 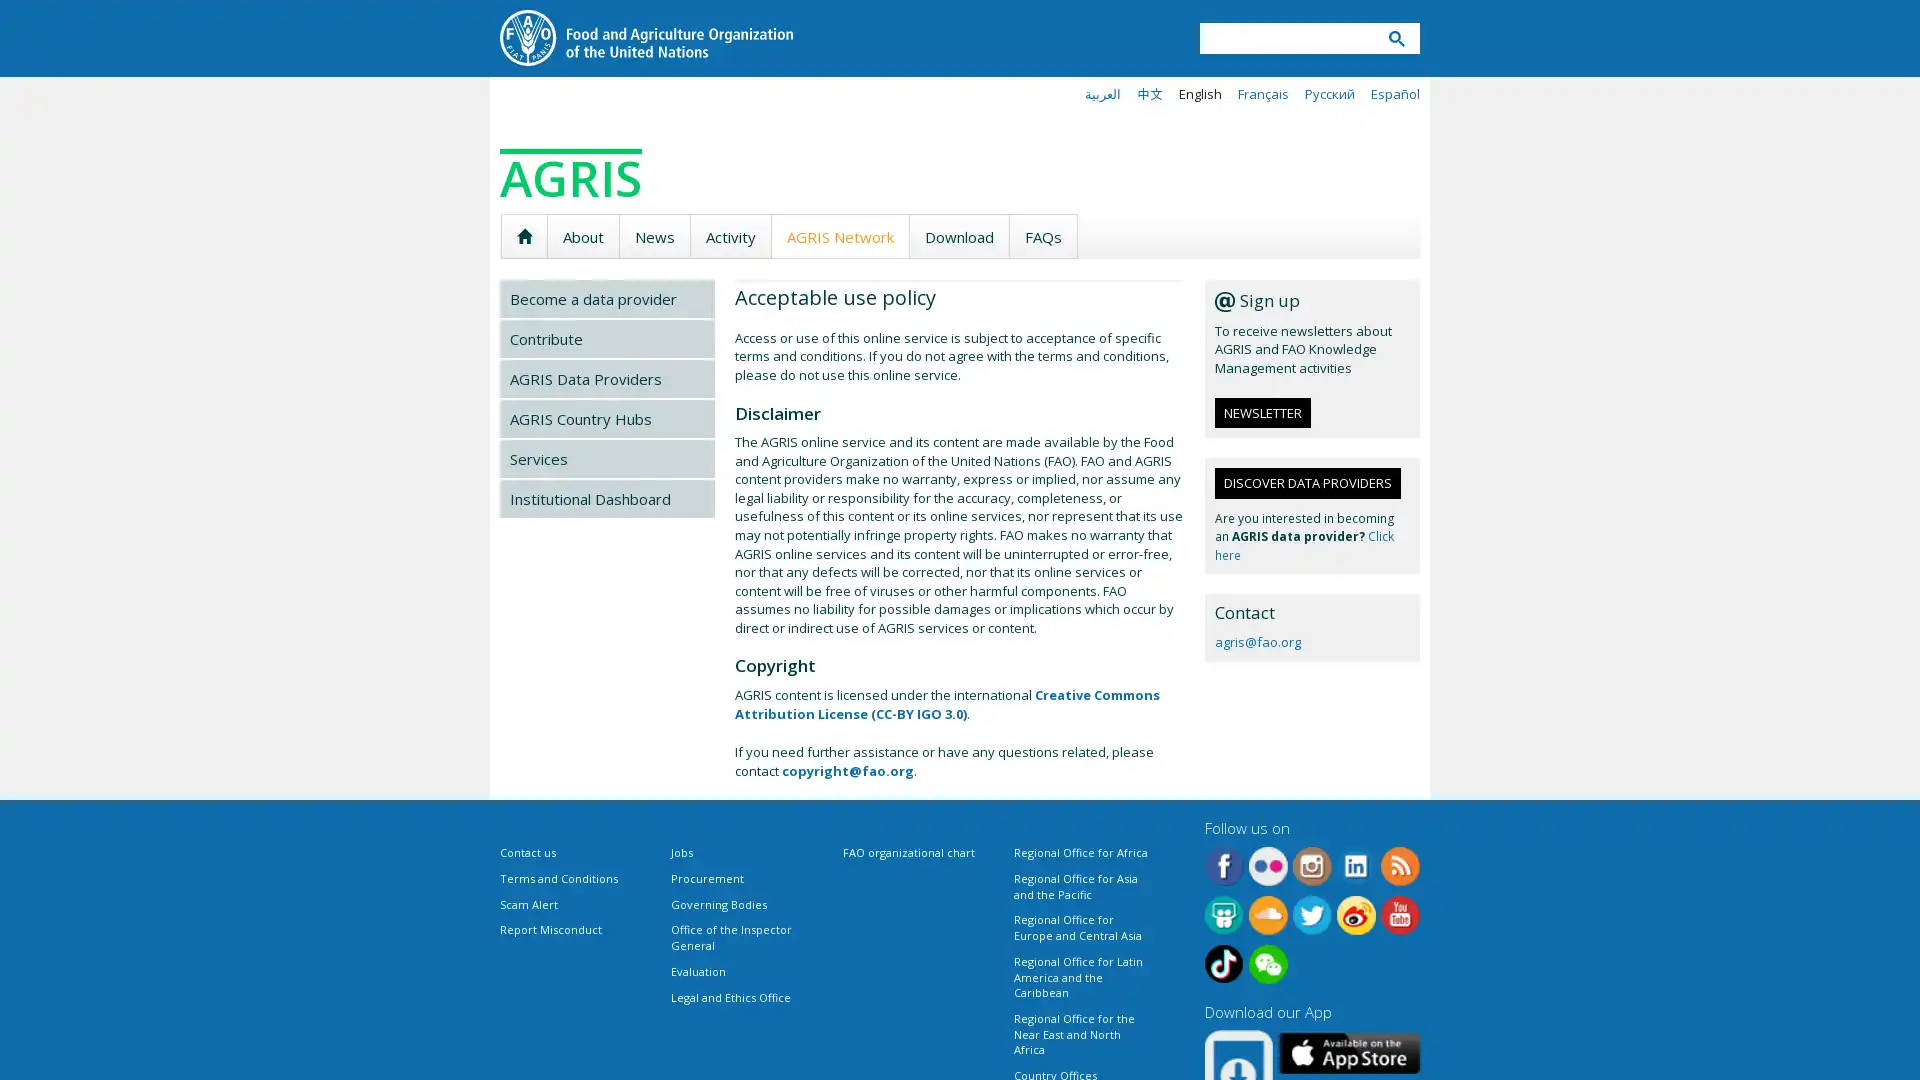 I want to click on search, so click(x=1395, y=38).